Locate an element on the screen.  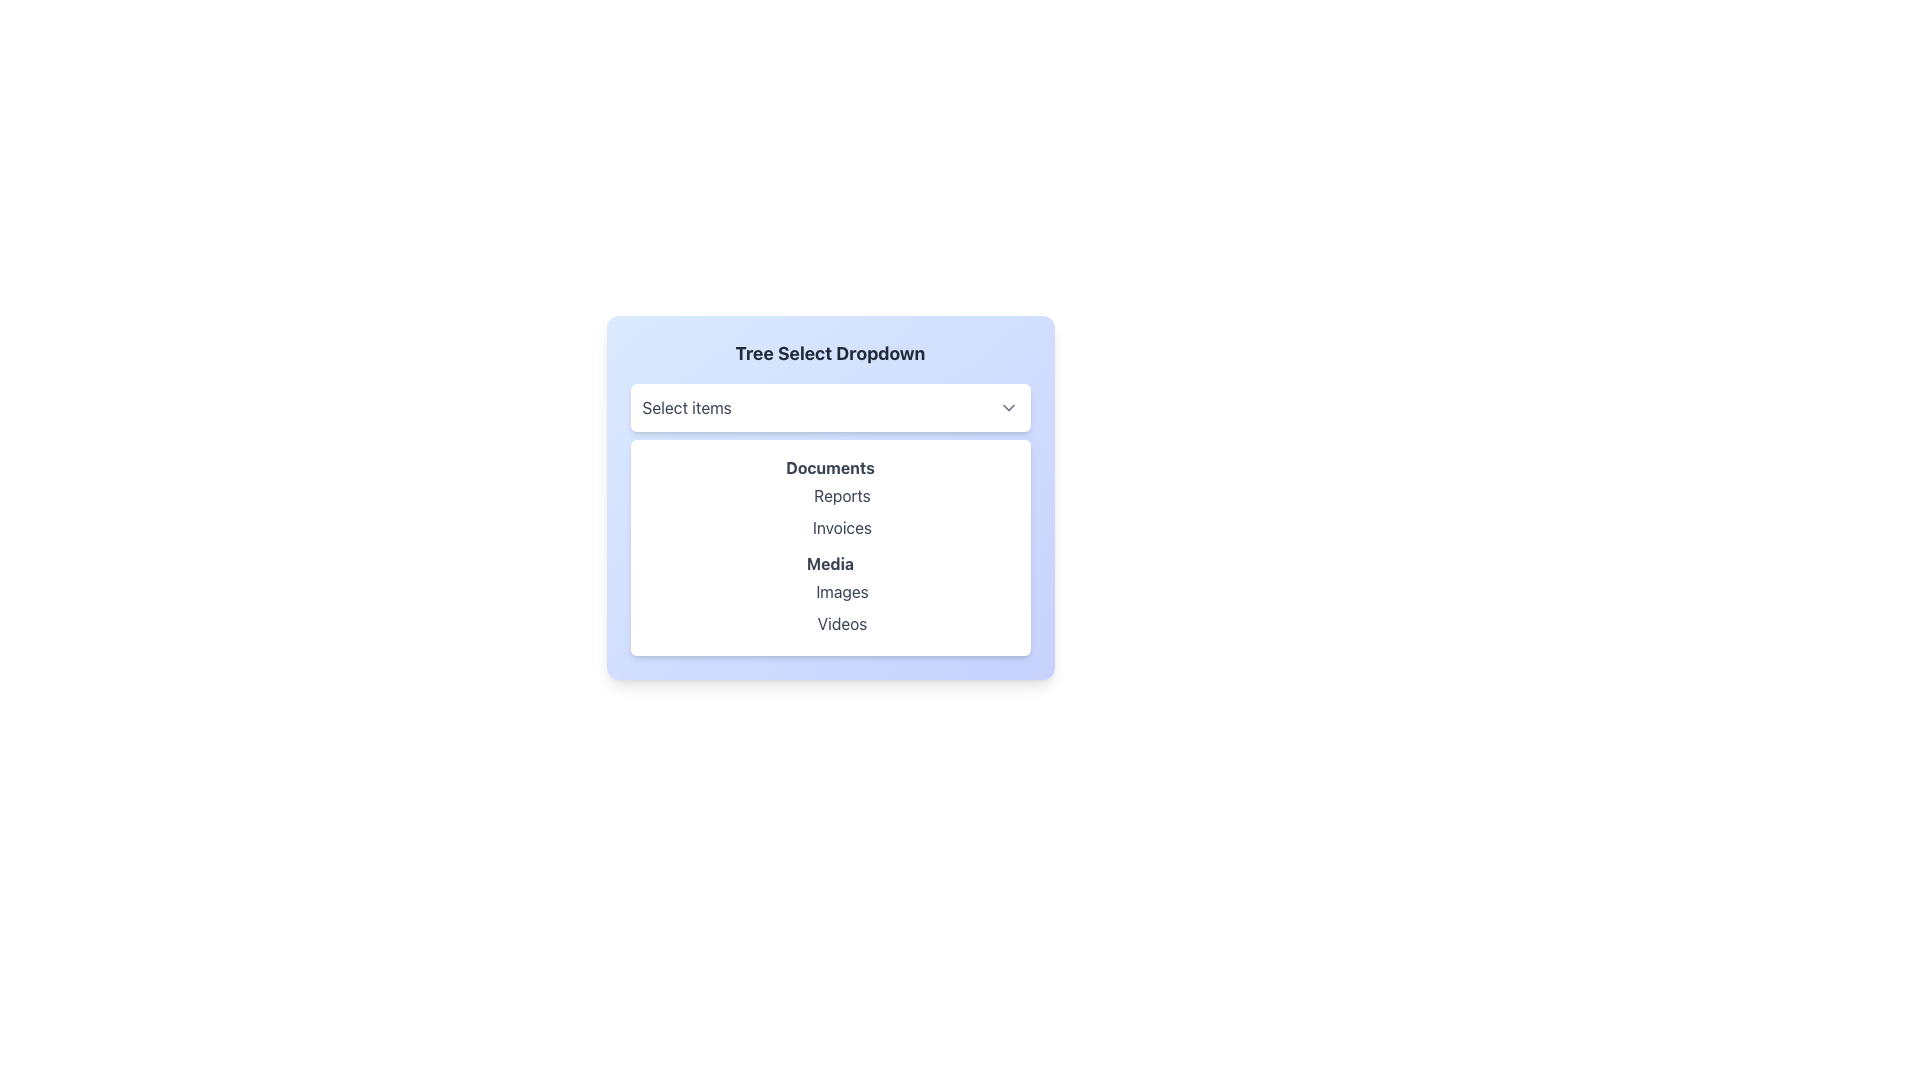
the 'Images' option in the Media dropdown list, styled in grayish font that turns indigo on hover is located at coordinates (838, 590).